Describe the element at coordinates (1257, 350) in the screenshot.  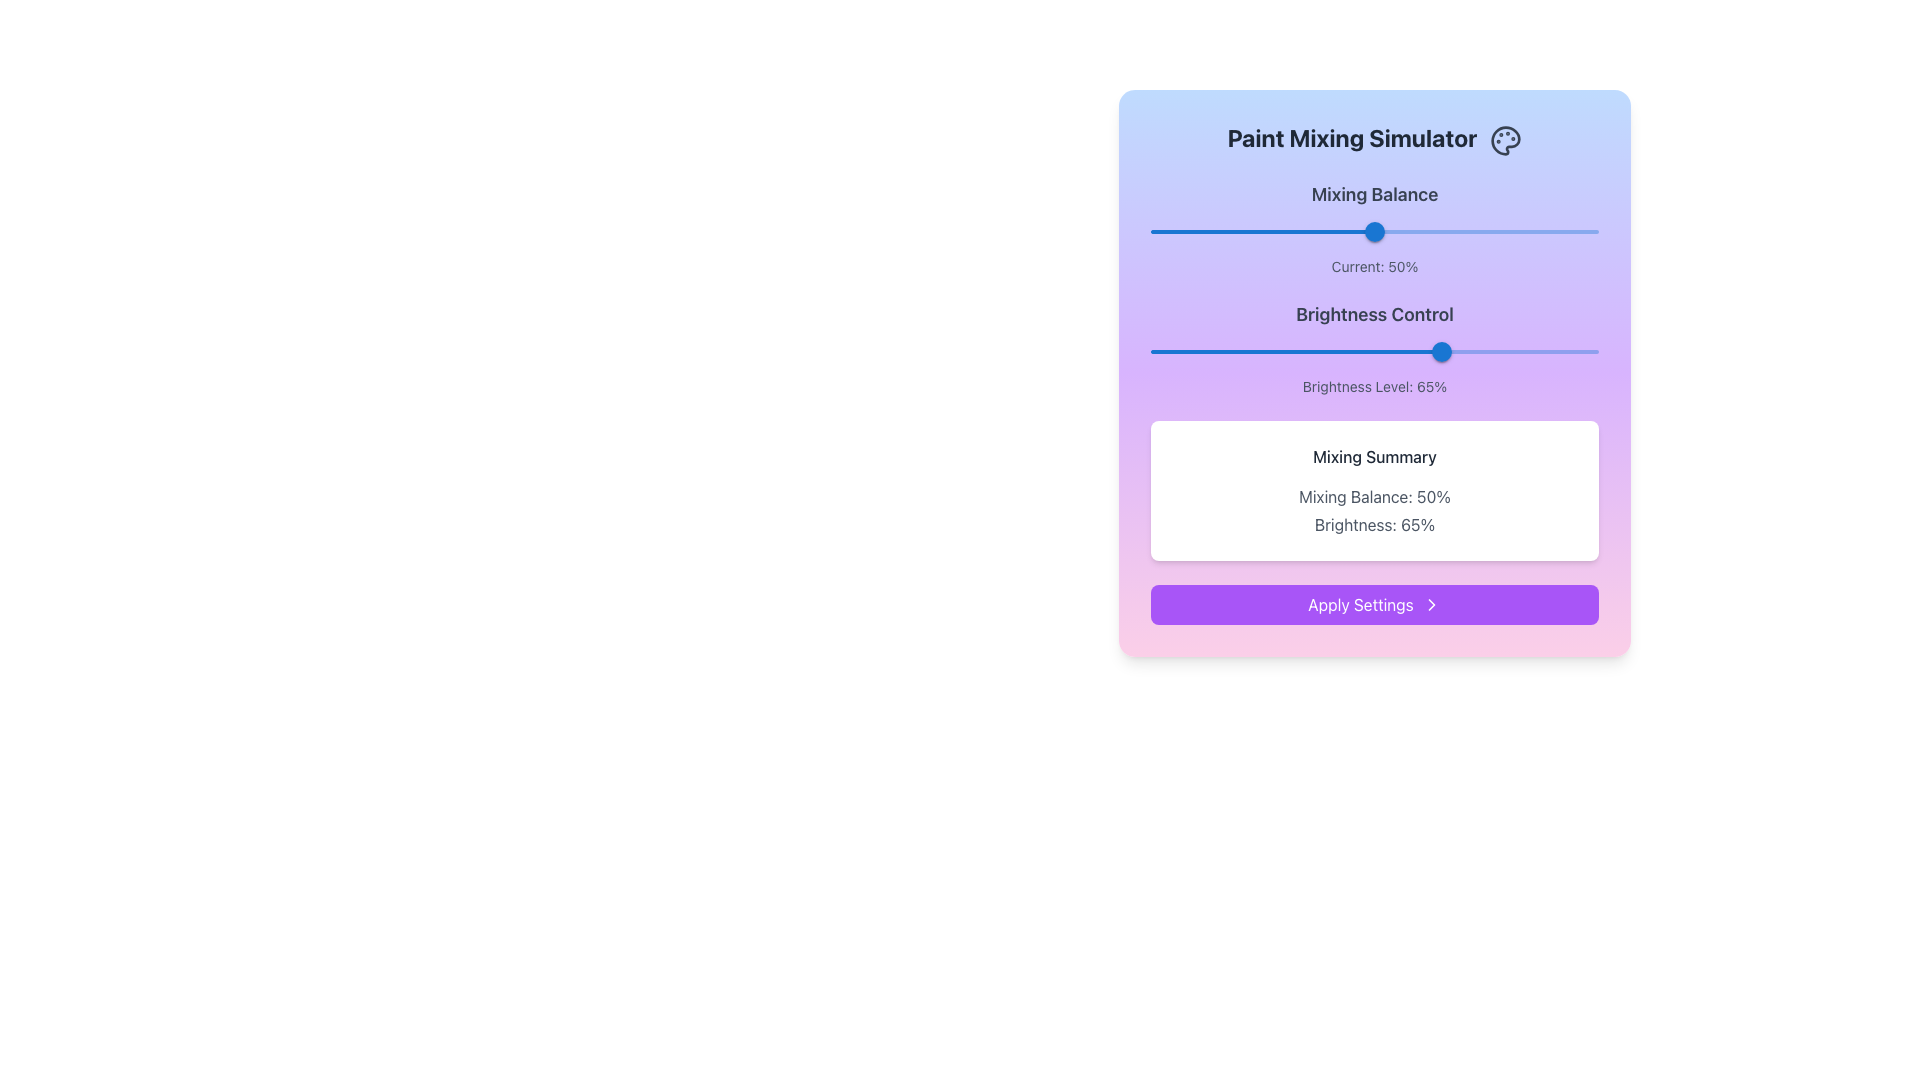
I see `the brightness level` at that location.